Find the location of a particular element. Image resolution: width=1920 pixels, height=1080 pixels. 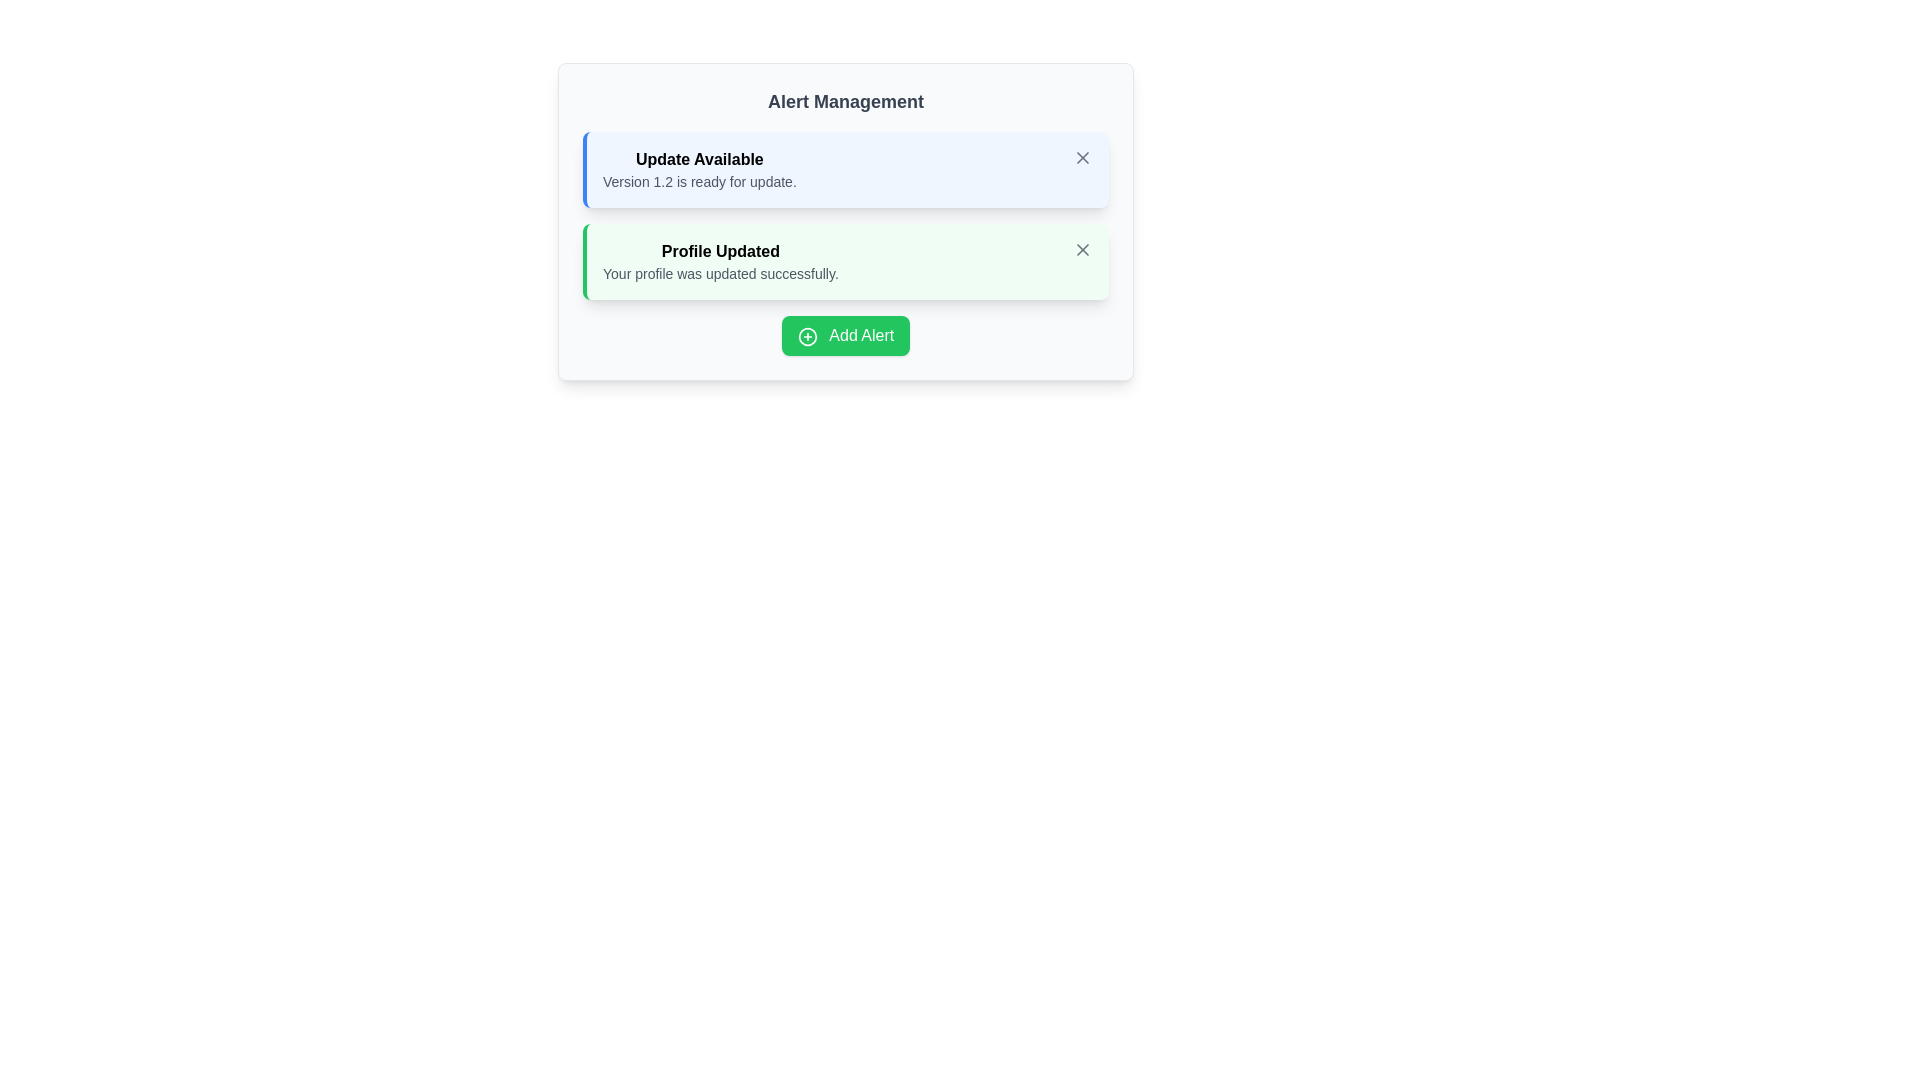

notification titled 'Profile Updated' which indicates that 'Your profile was updated successfully.' is located at coordinates (720, 261).